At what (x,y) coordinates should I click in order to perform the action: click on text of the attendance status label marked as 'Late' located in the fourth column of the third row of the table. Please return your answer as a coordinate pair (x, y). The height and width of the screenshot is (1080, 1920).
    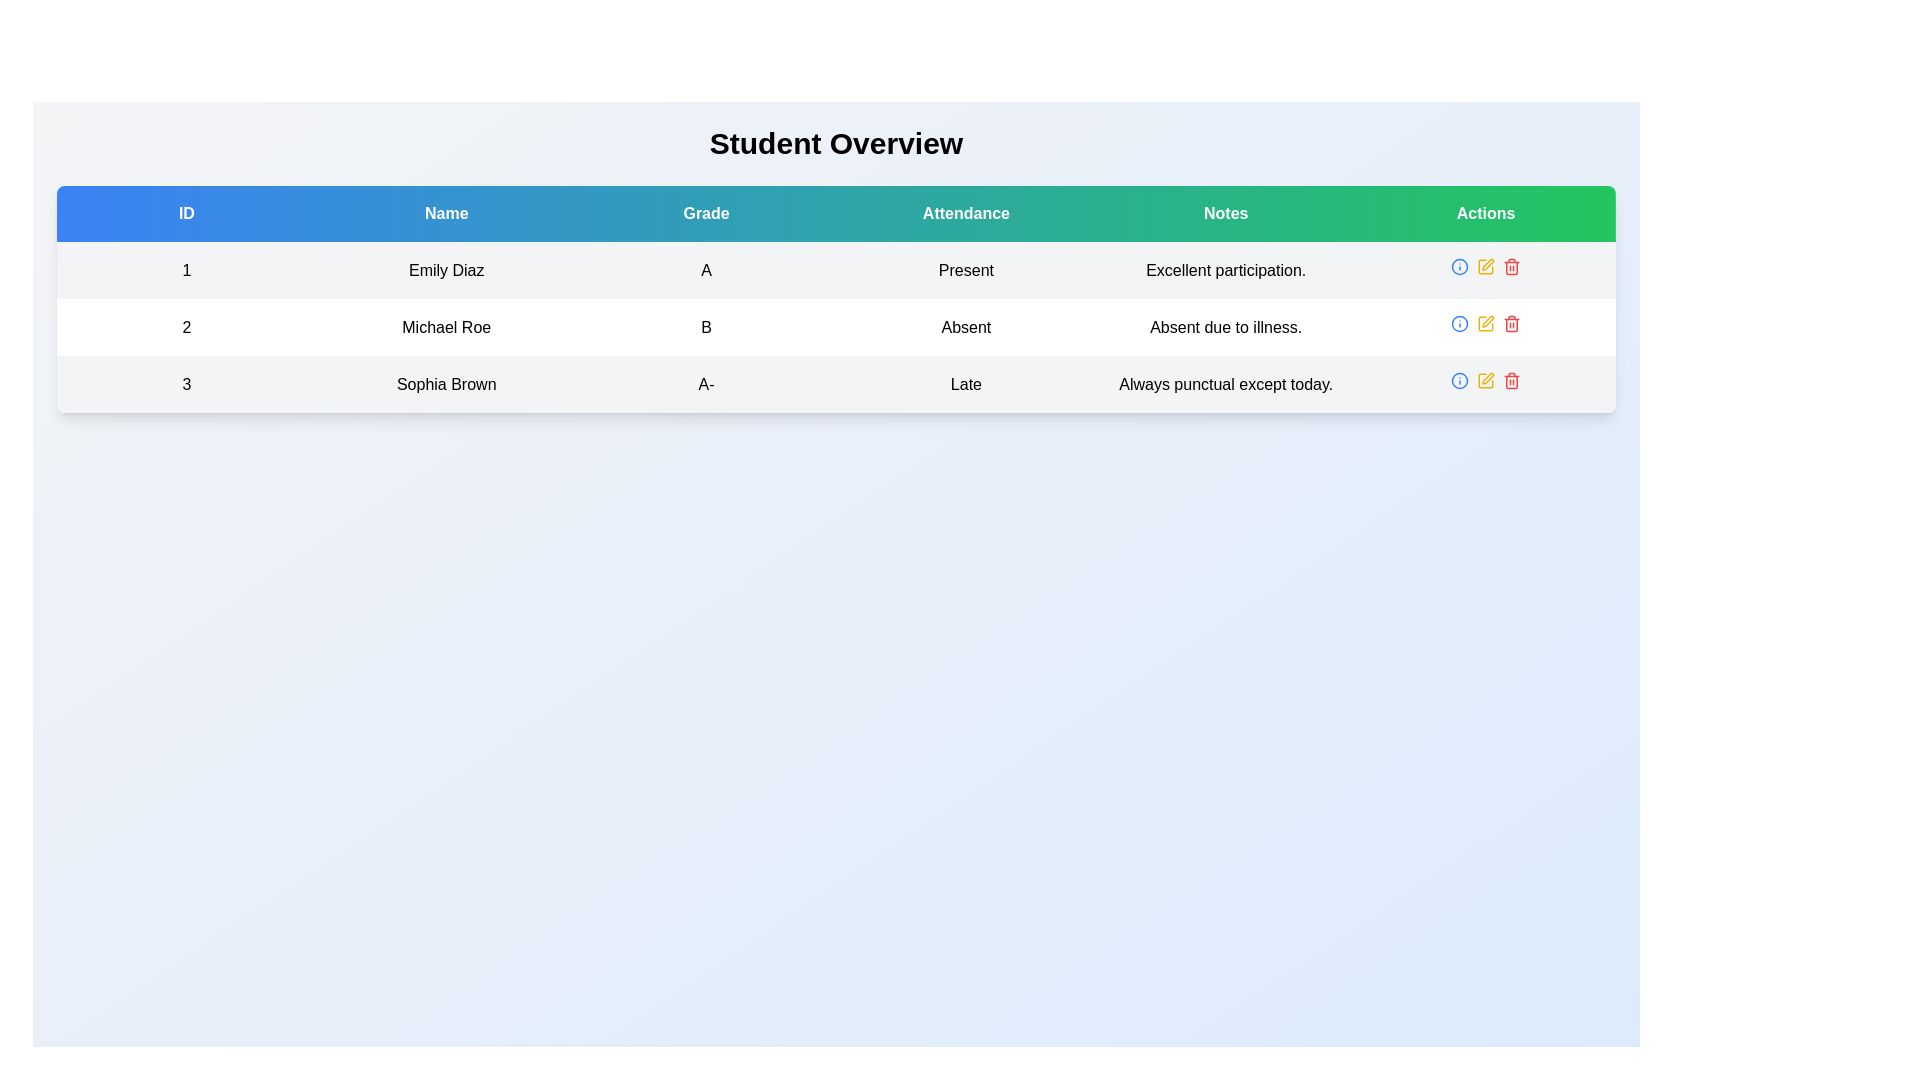
    Looking at the image, I should click on (966, 384).